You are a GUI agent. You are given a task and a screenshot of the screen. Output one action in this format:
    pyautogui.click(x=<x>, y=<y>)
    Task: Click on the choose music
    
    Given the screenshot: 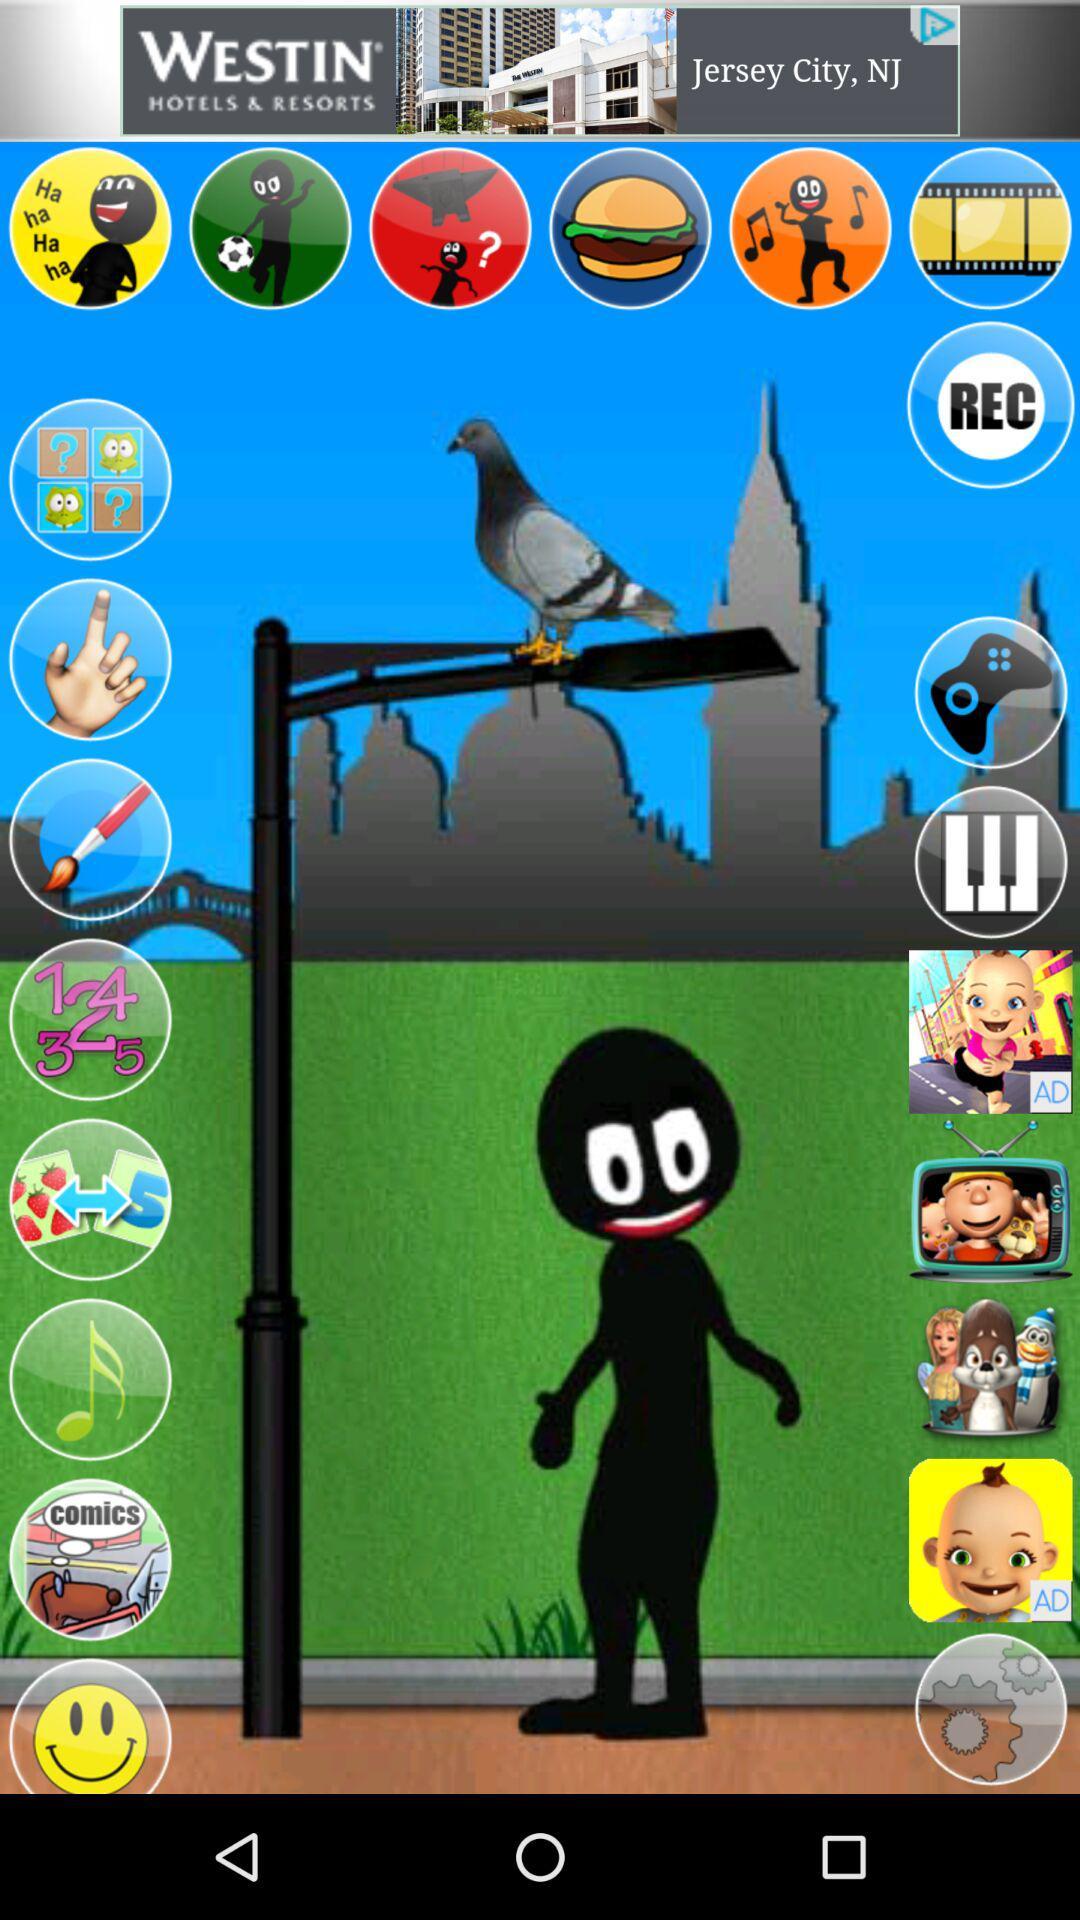 What is the action you would take?
    pyautogui.click(x=88, y=1379)
    